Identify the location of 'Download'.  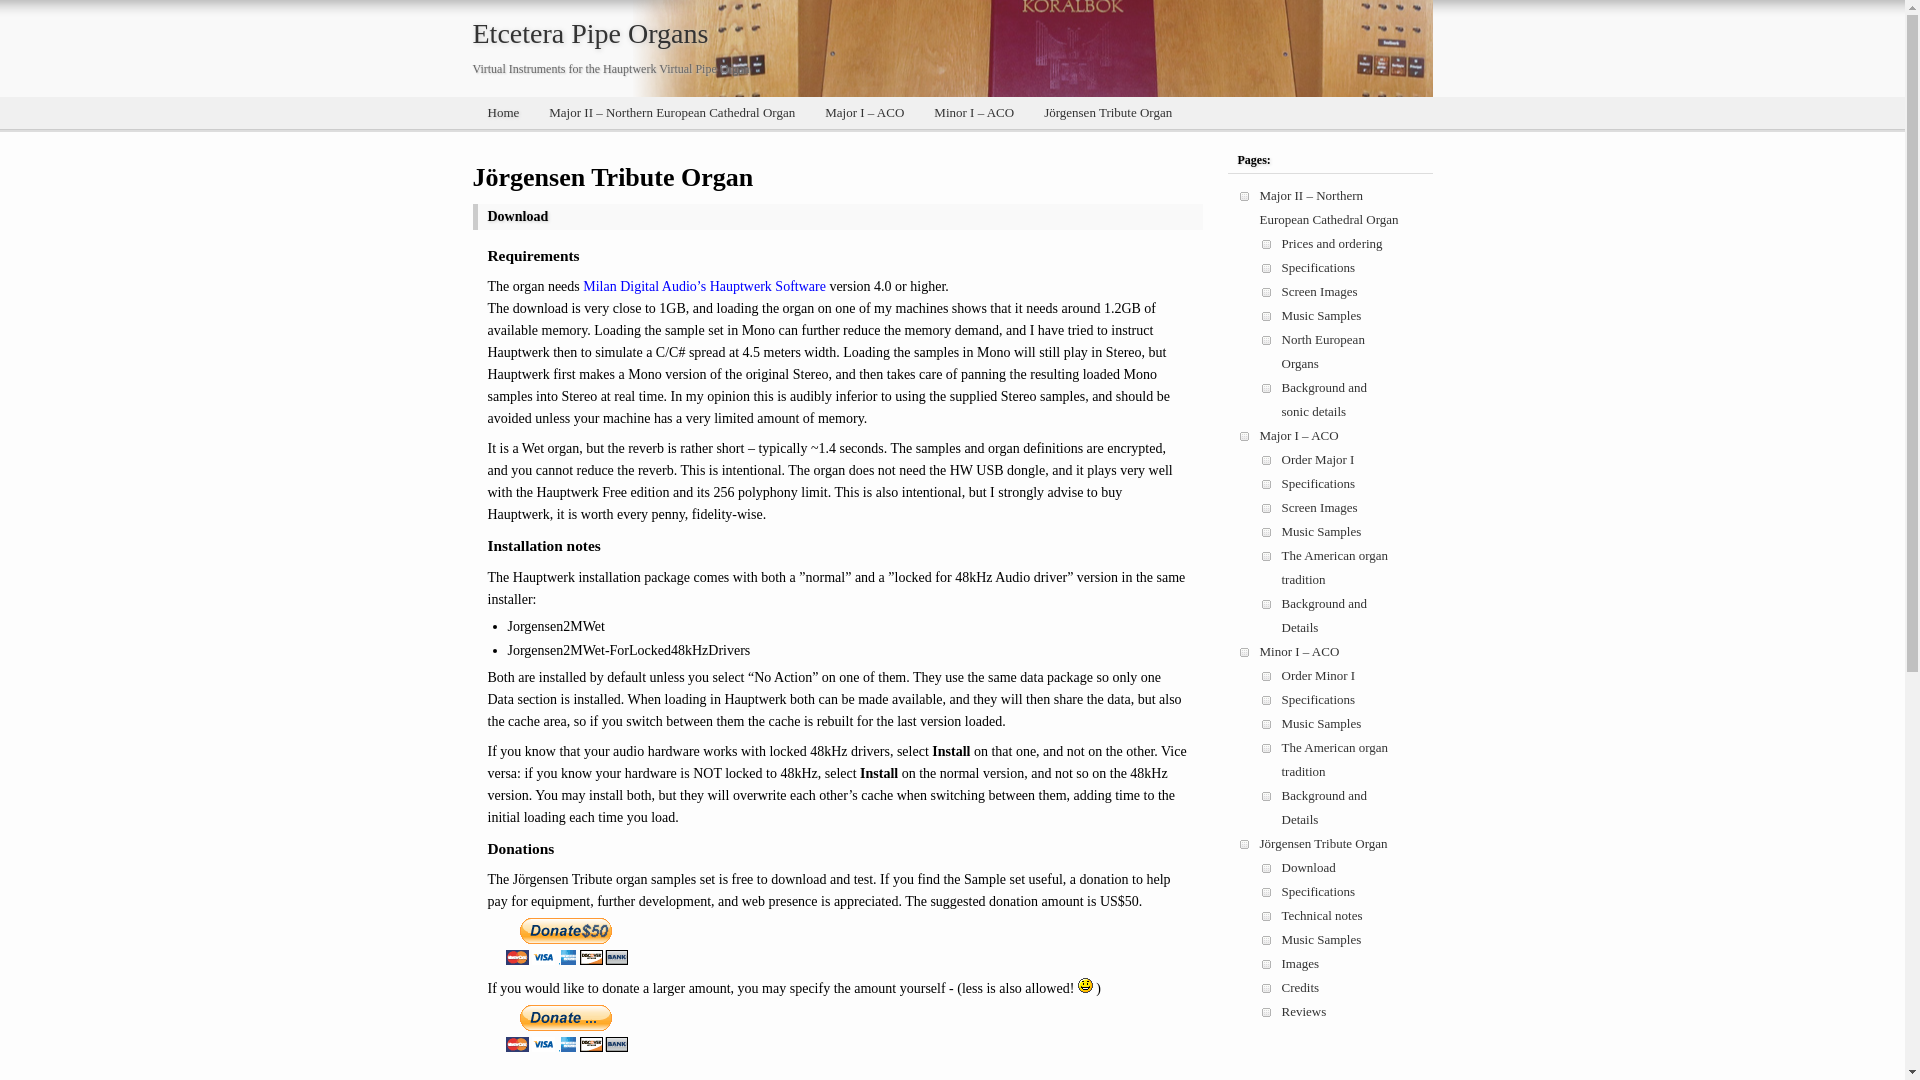
(1309, 866).